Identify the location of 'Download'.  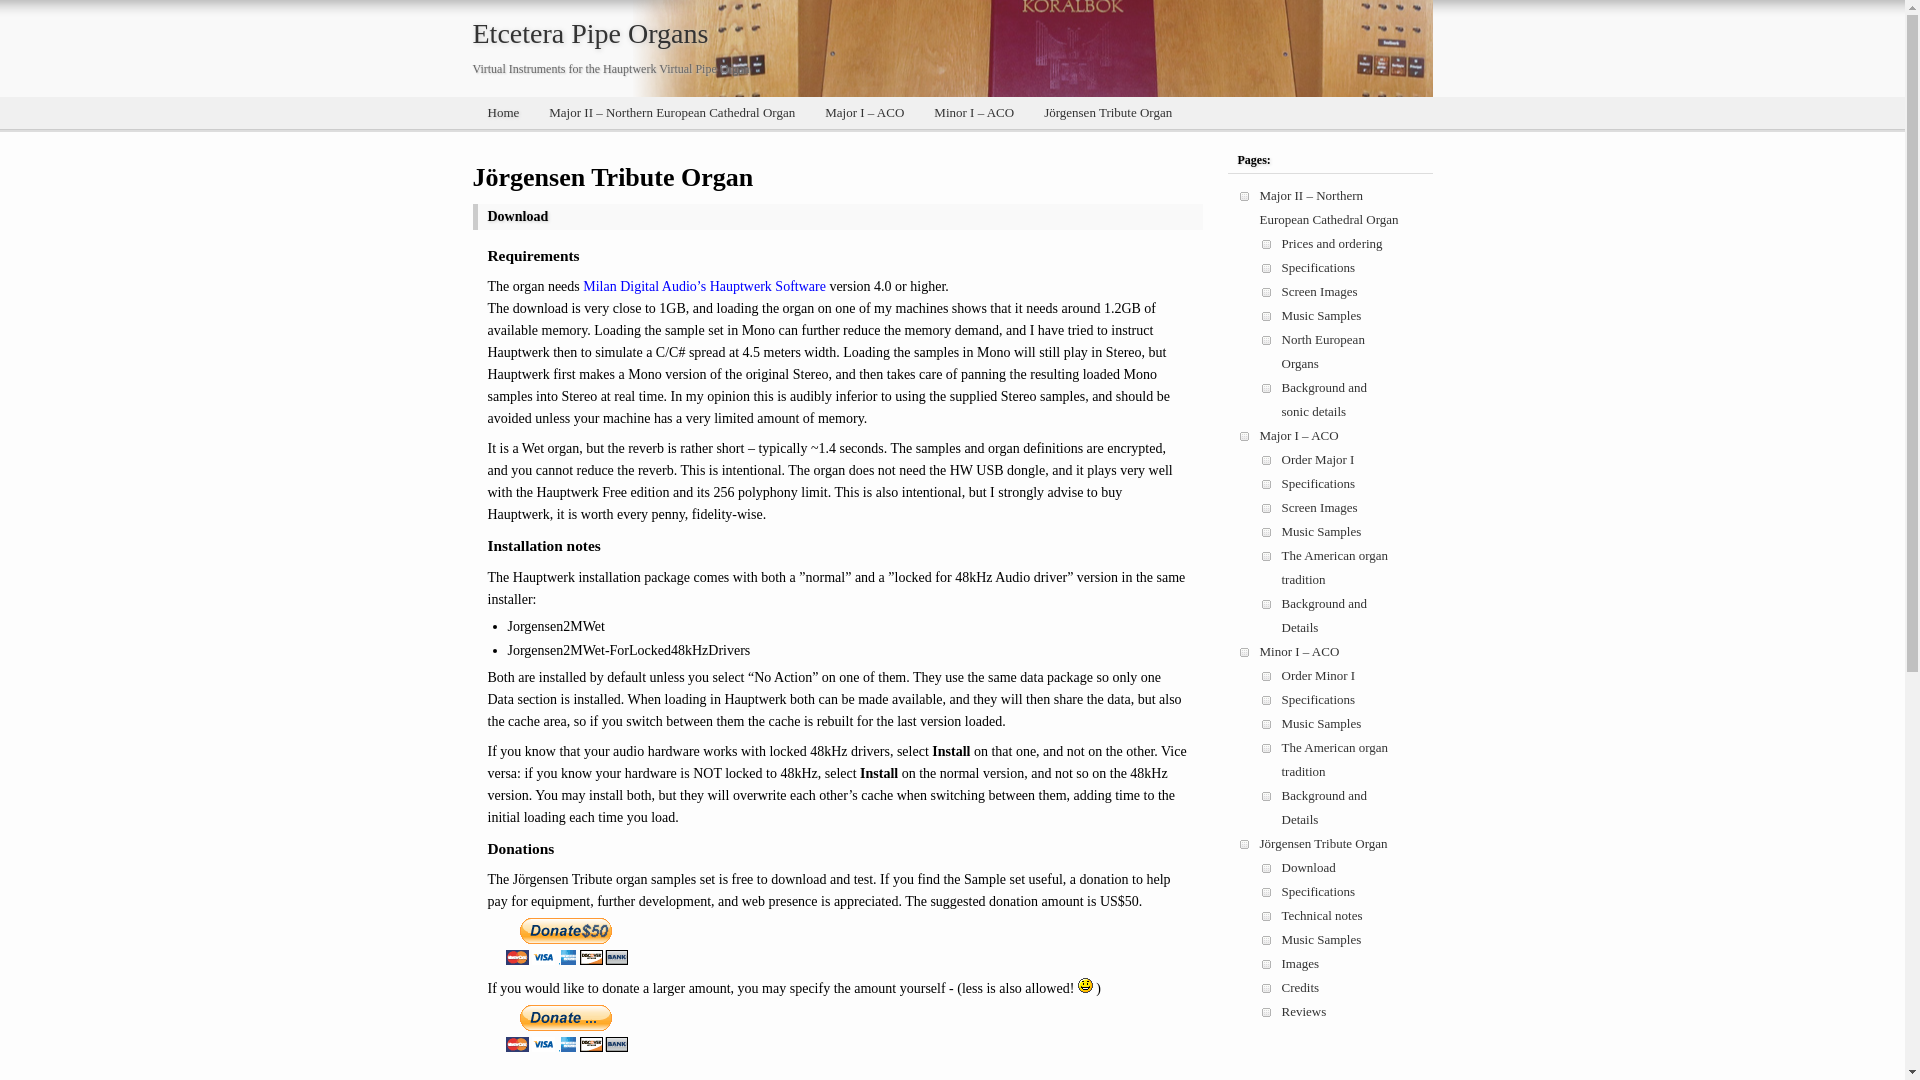
(1309, 866).